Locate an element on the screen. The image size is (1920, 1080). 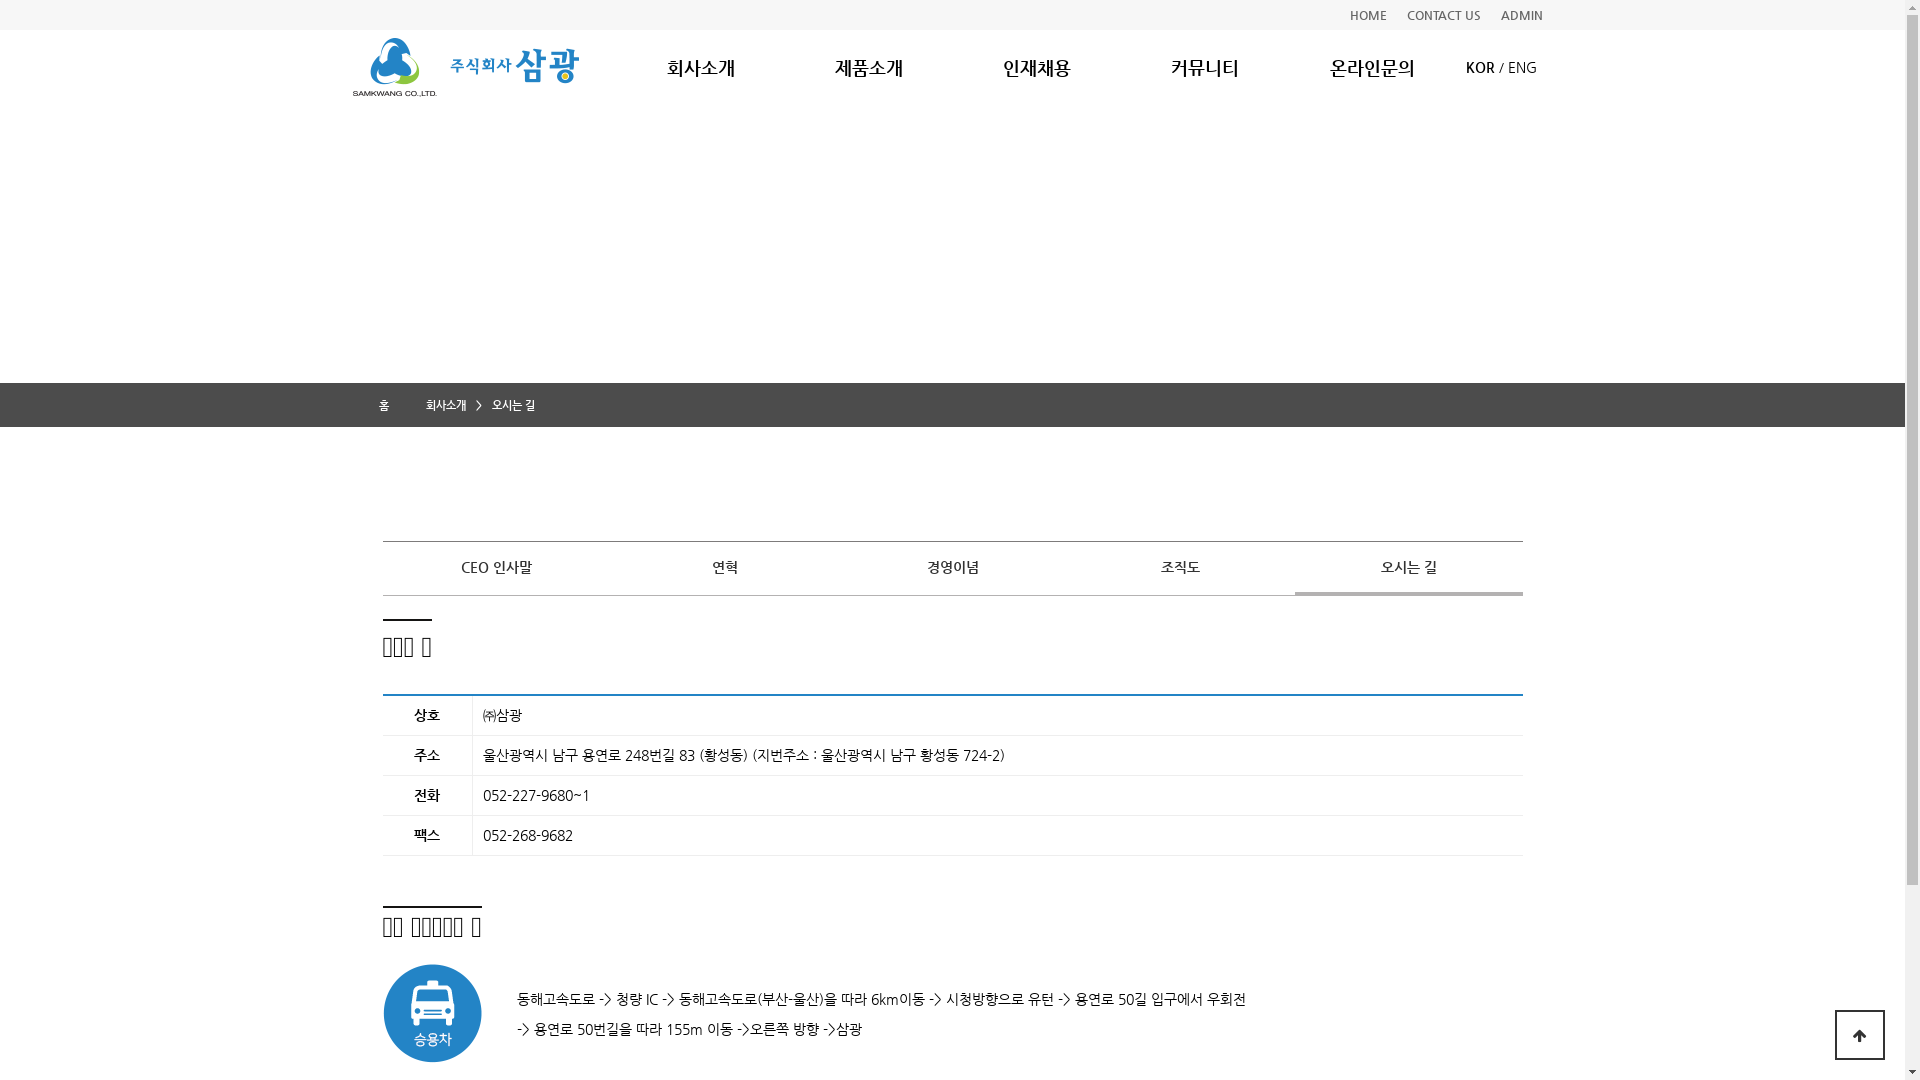
'HOME' is located at coordinates (1367, 15).